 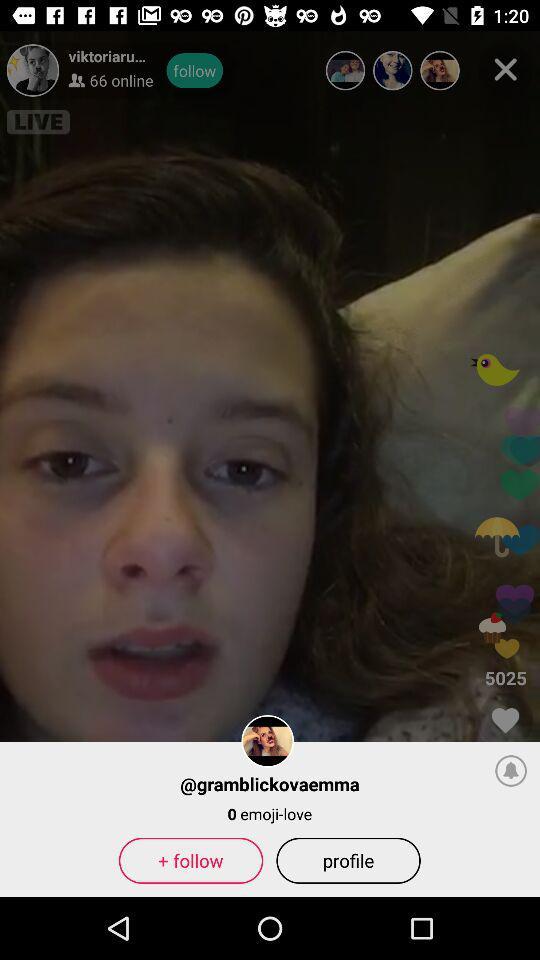 I want to click on the notifications icon, so click(x=511, y=825).